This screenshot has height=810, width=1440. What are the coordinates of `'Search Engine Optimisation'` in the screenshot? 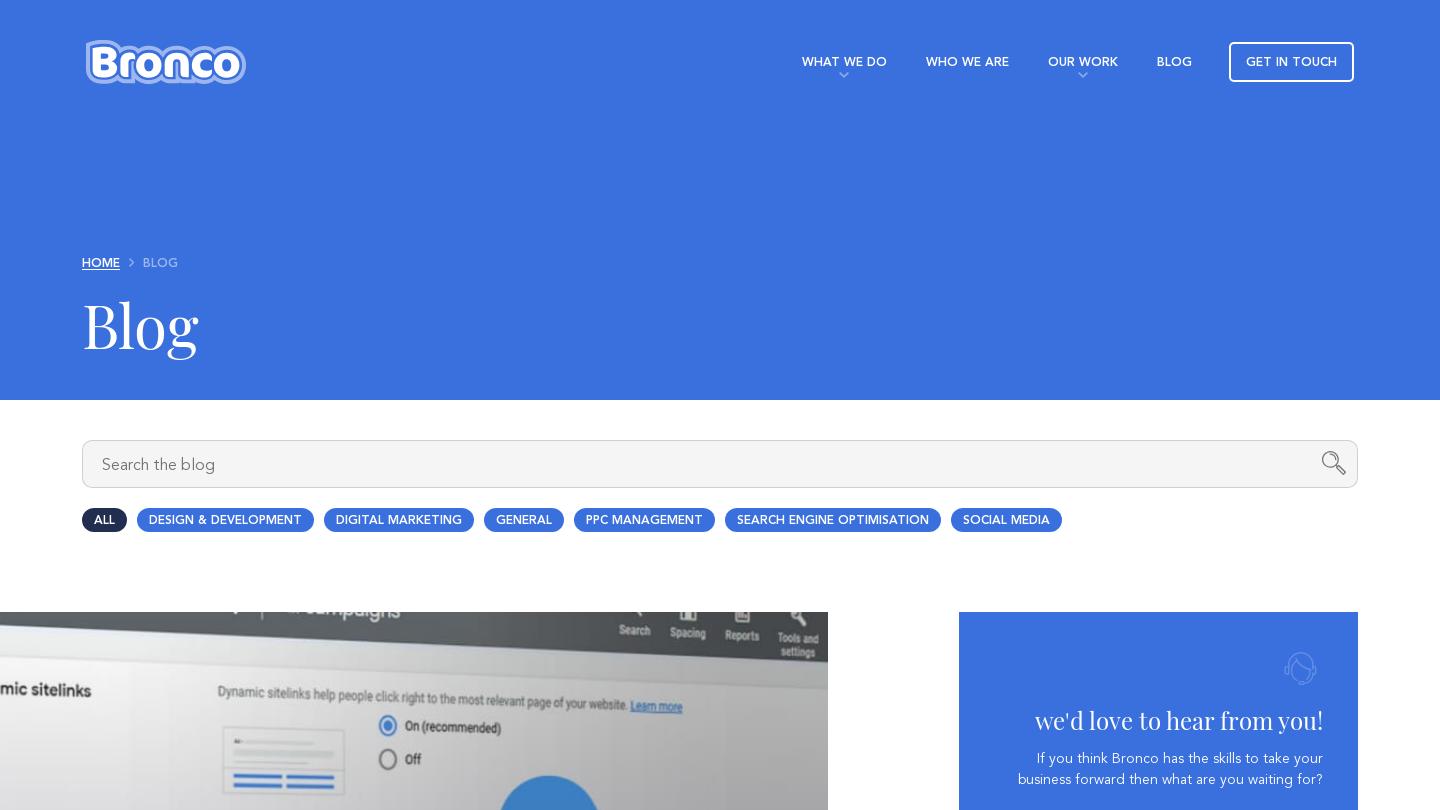 It's located at (832, 520).